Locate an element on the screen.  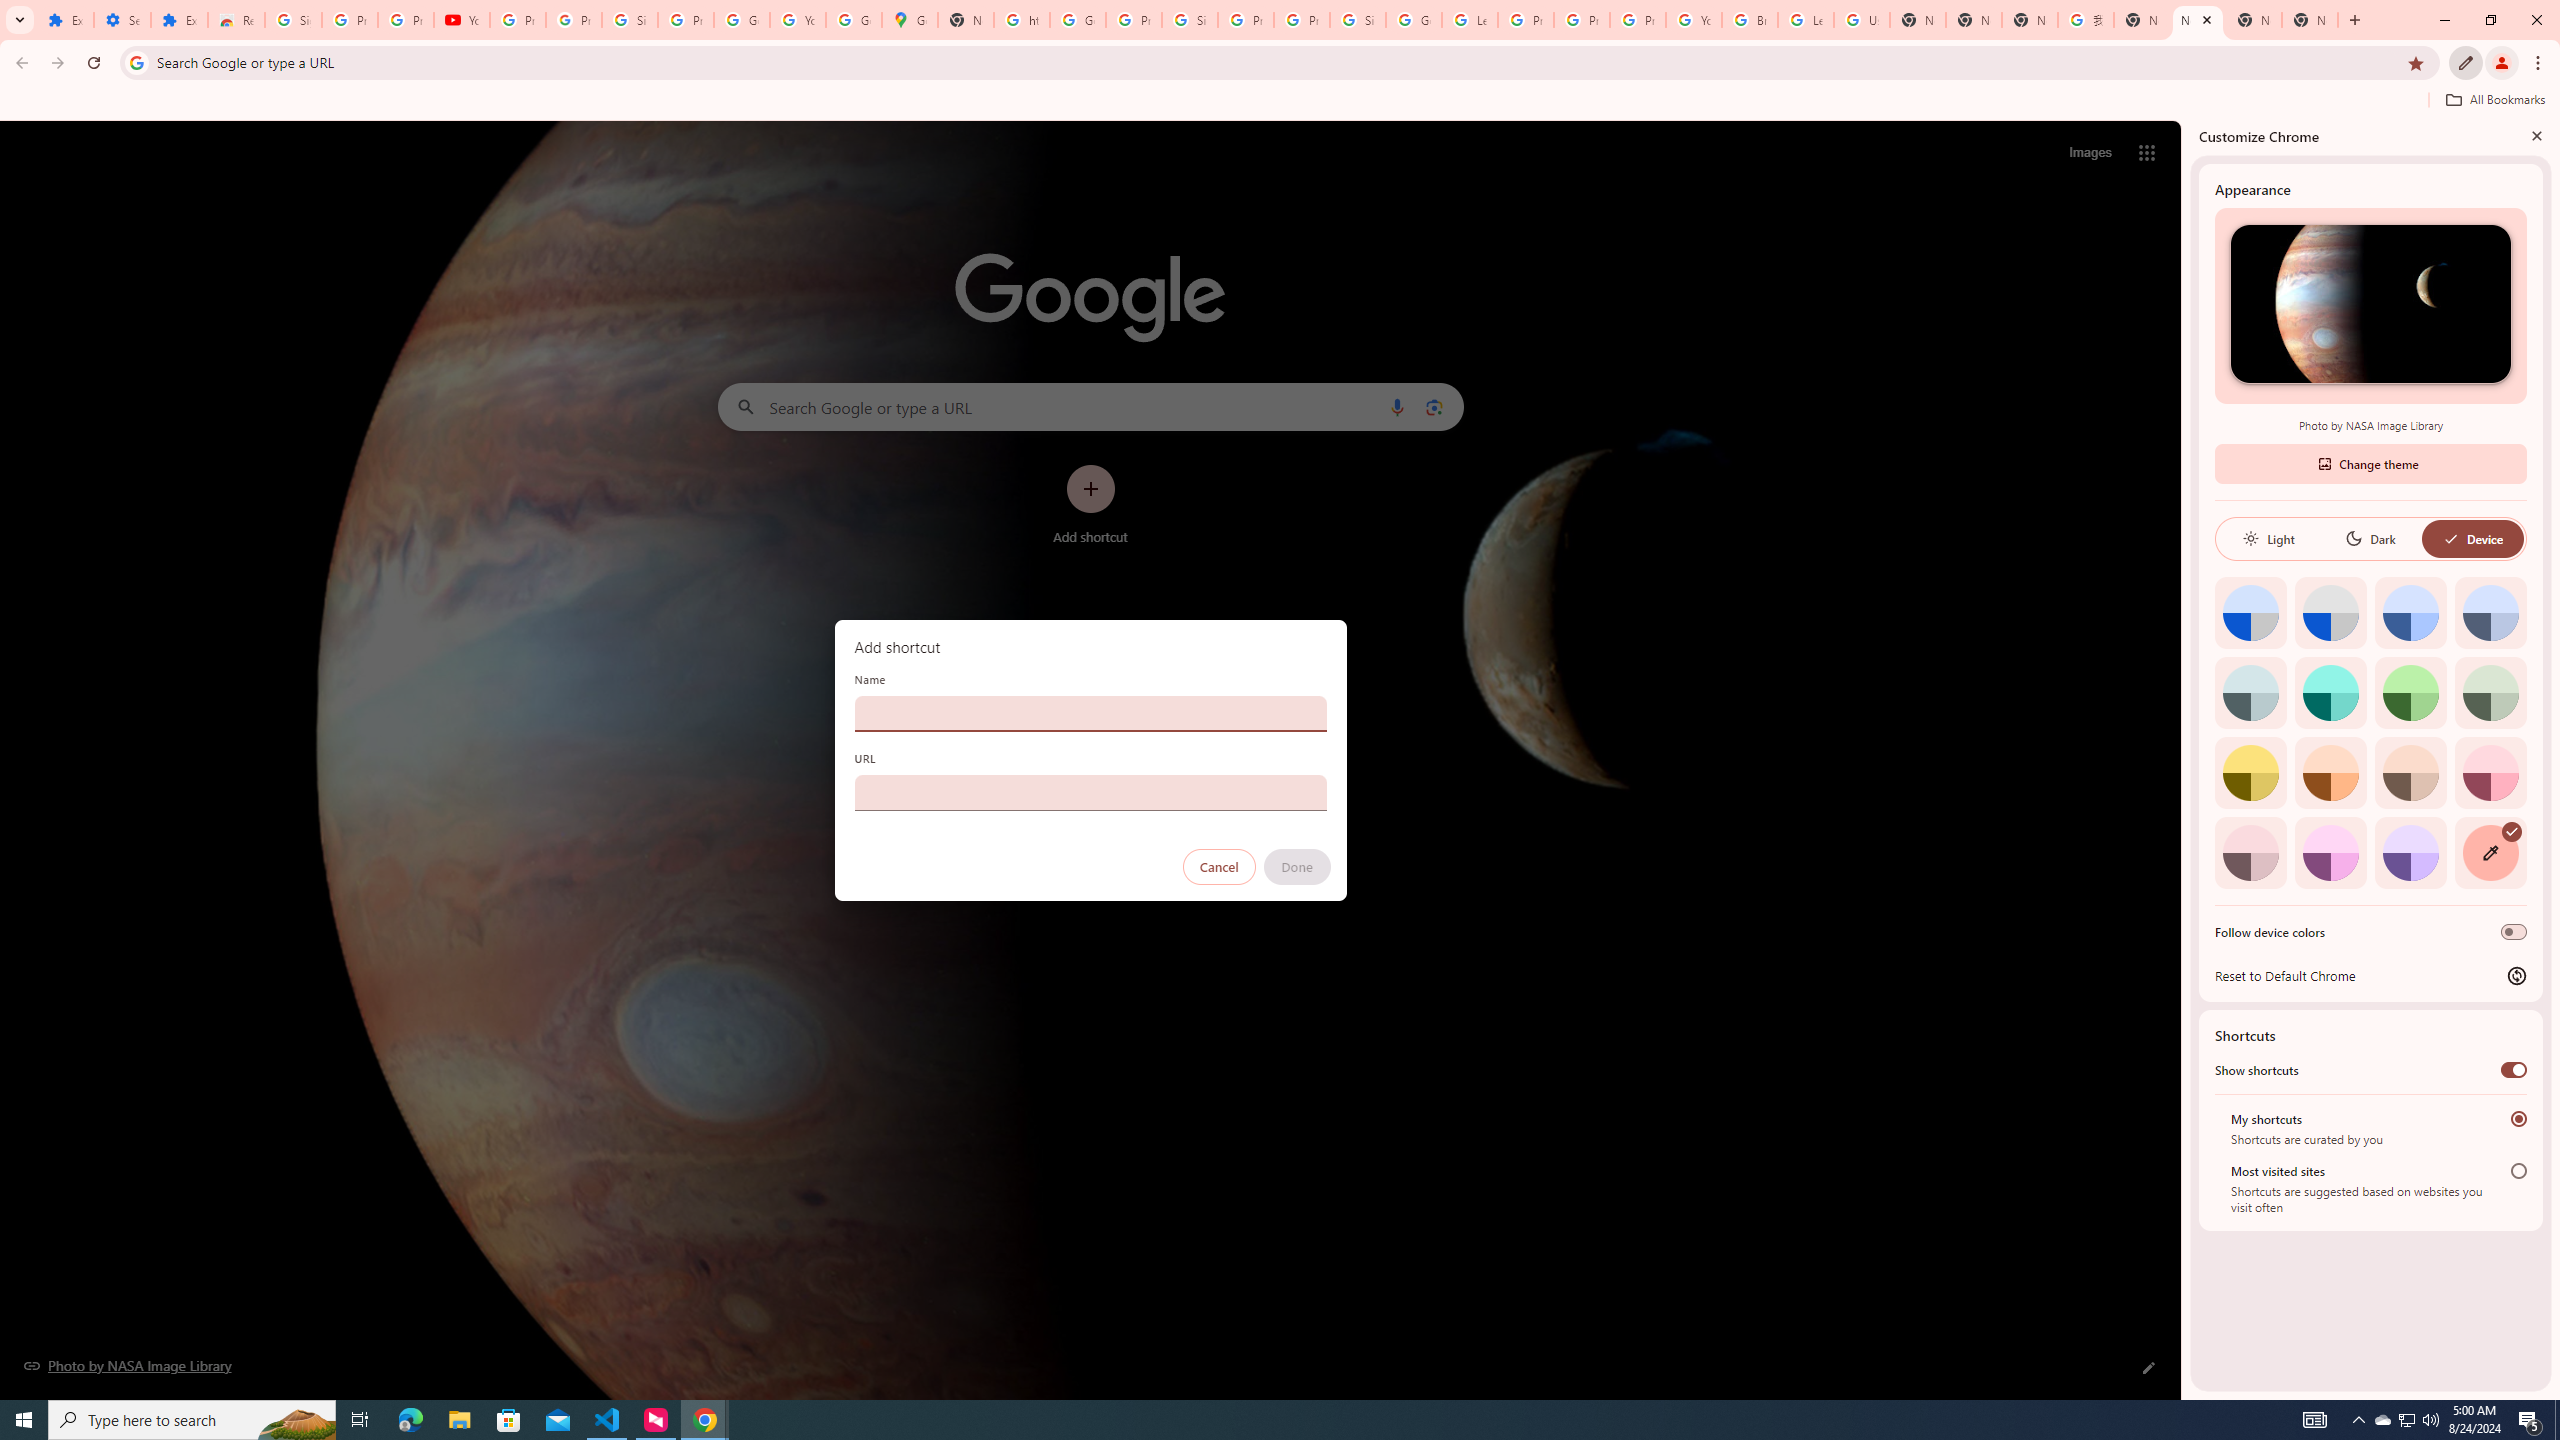
'Custom color' is located at coordinates (2490, 851).